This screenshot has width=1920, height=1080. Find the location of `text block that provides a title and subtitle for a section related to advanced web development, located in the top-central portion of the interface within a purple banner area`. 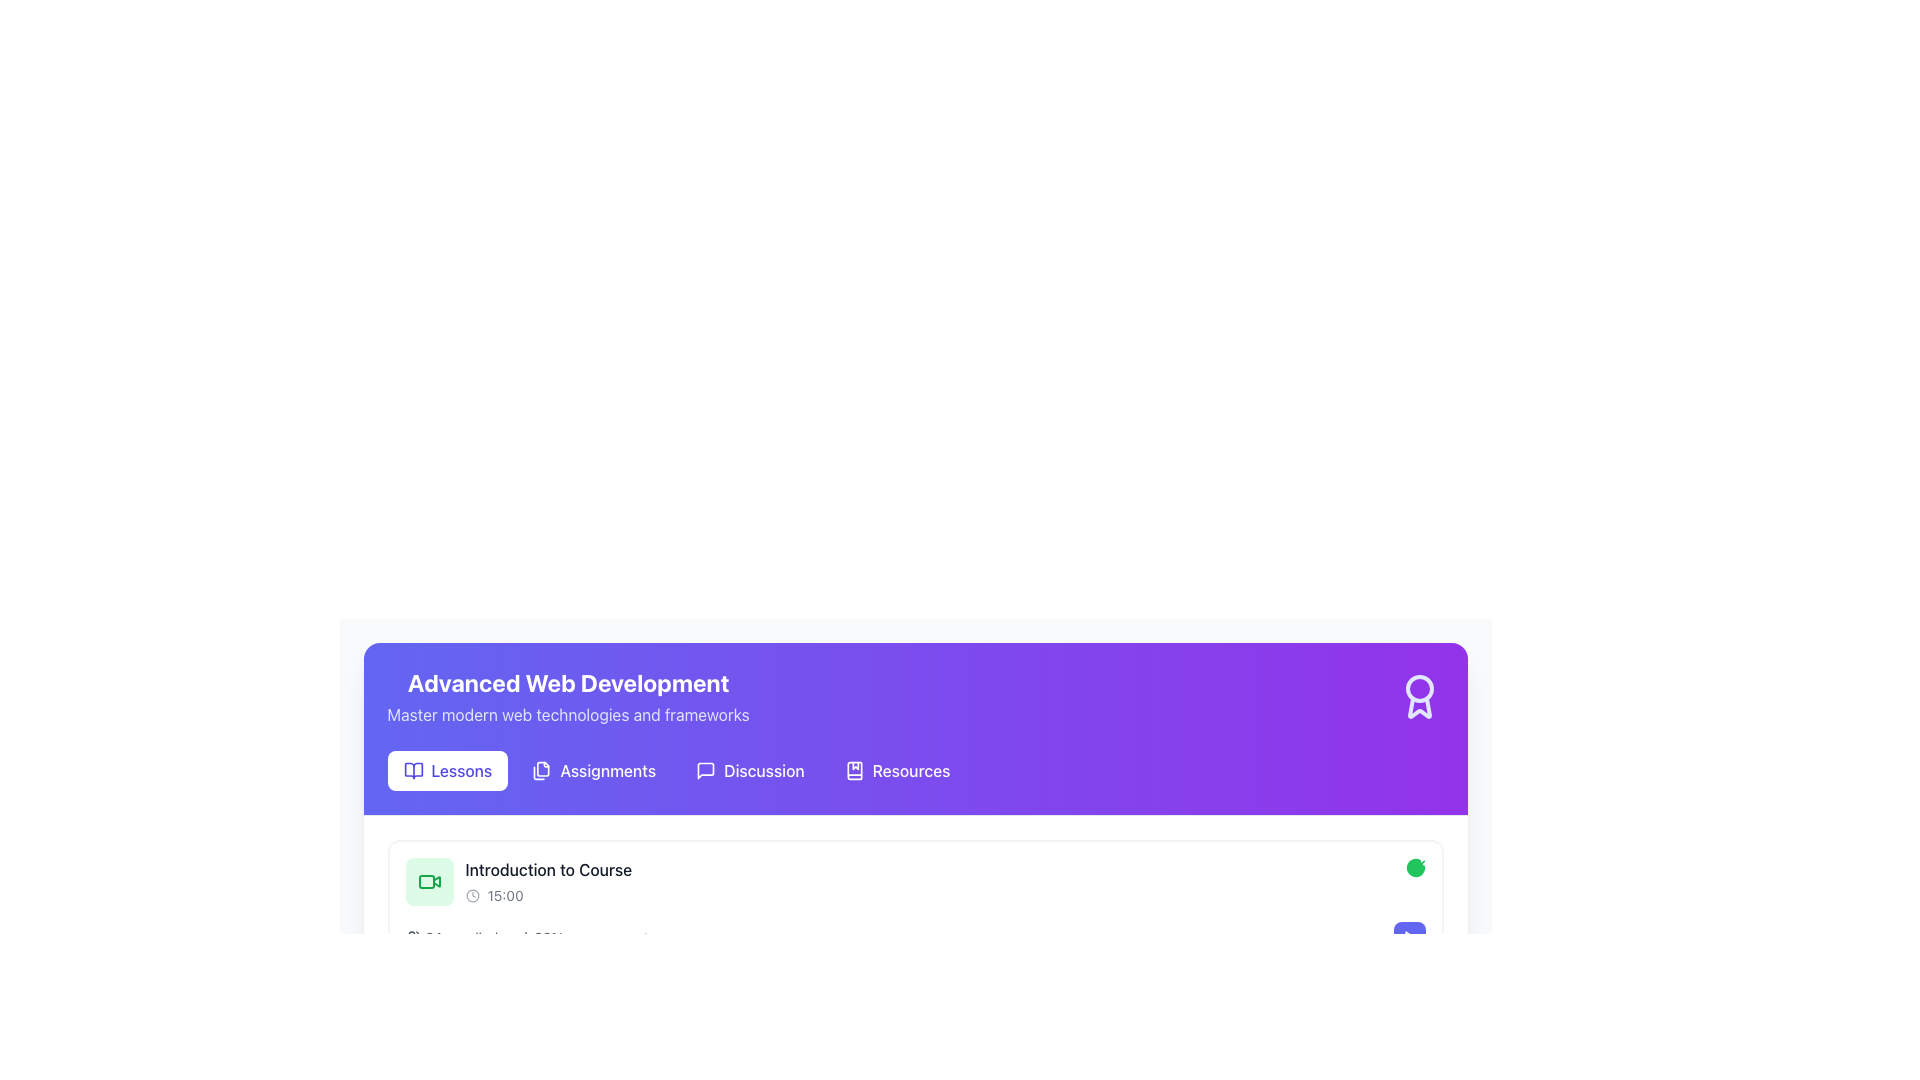

text block that provides a title and subtitle for a section related to advanced web development, located in the top-central portion of the interface within a purple banner area is located at coordinates (567, 696).